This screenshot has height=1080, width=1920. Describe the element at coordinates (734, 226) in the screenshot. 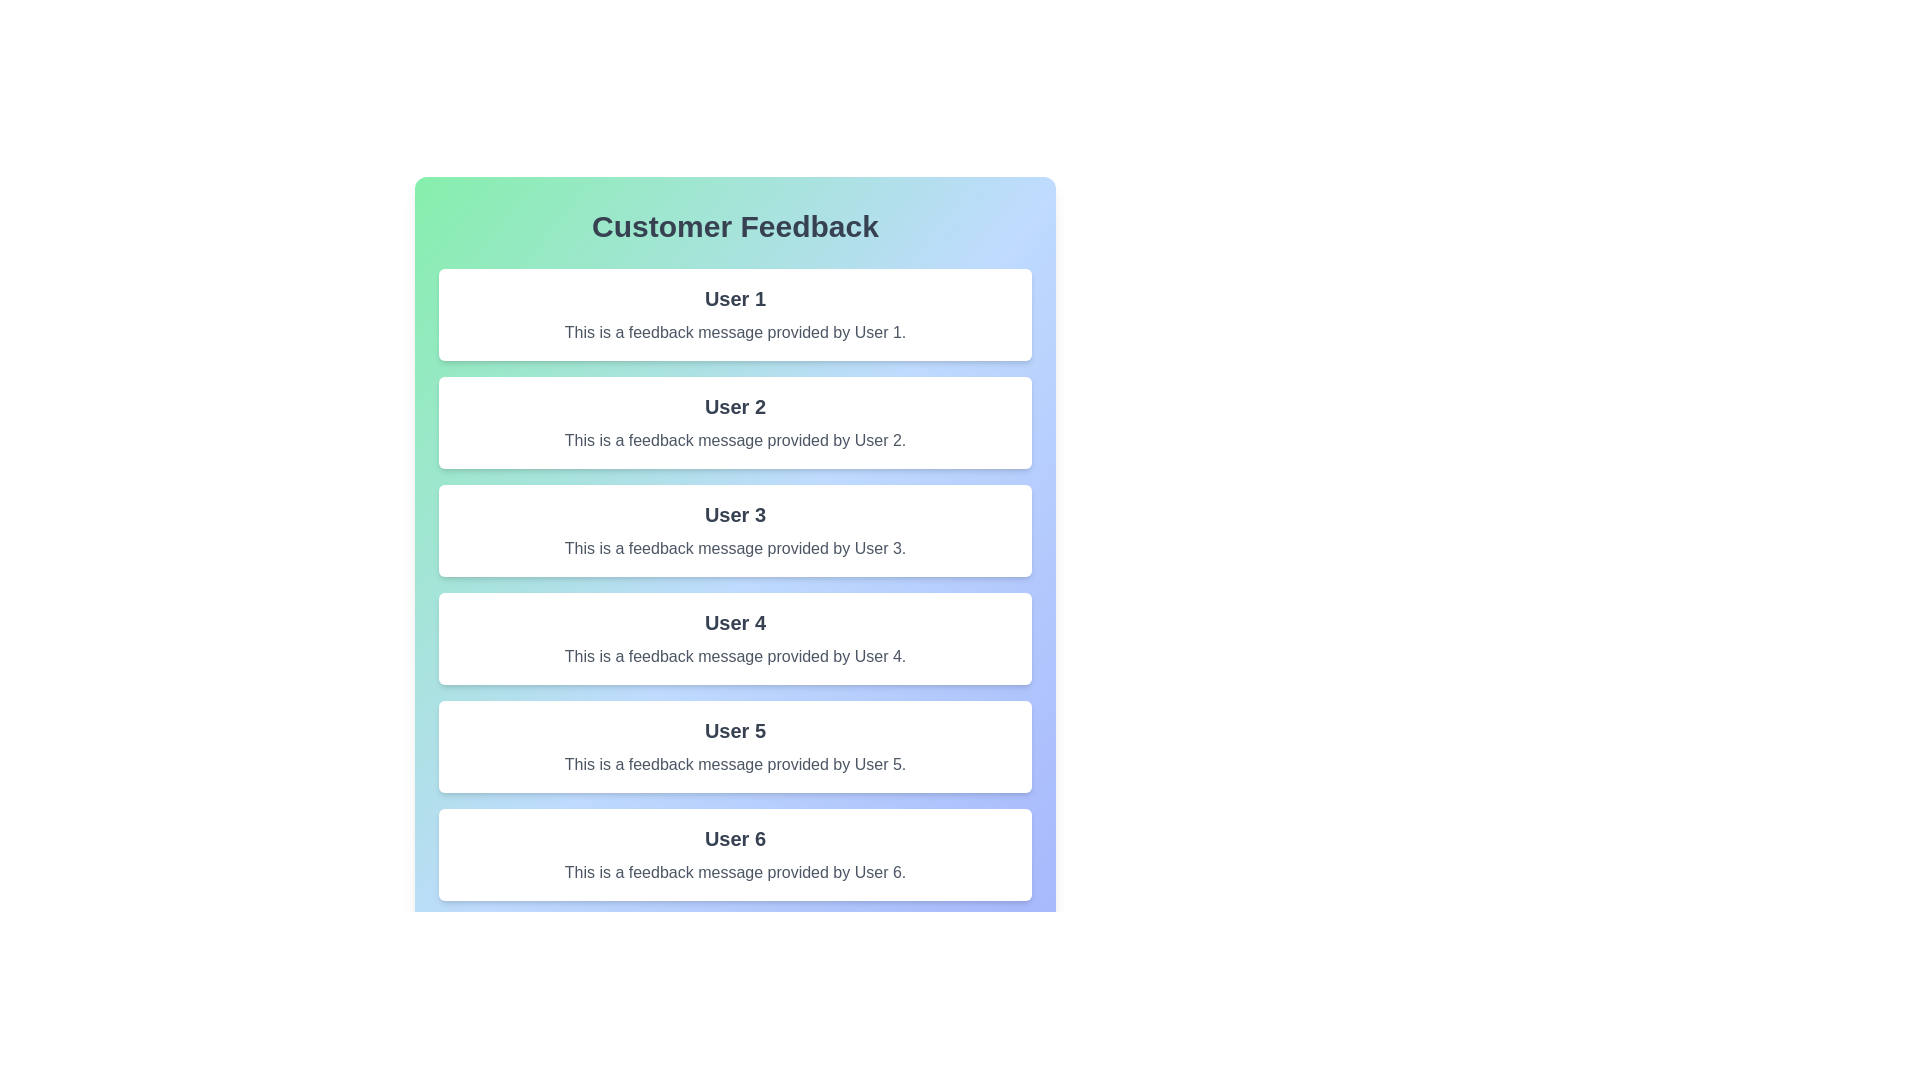

I see `the 'Customer Feedback' header text, which is prominently displayed in a large, bold dark gray font against a gradient background transitioning from green to blue` at that location.